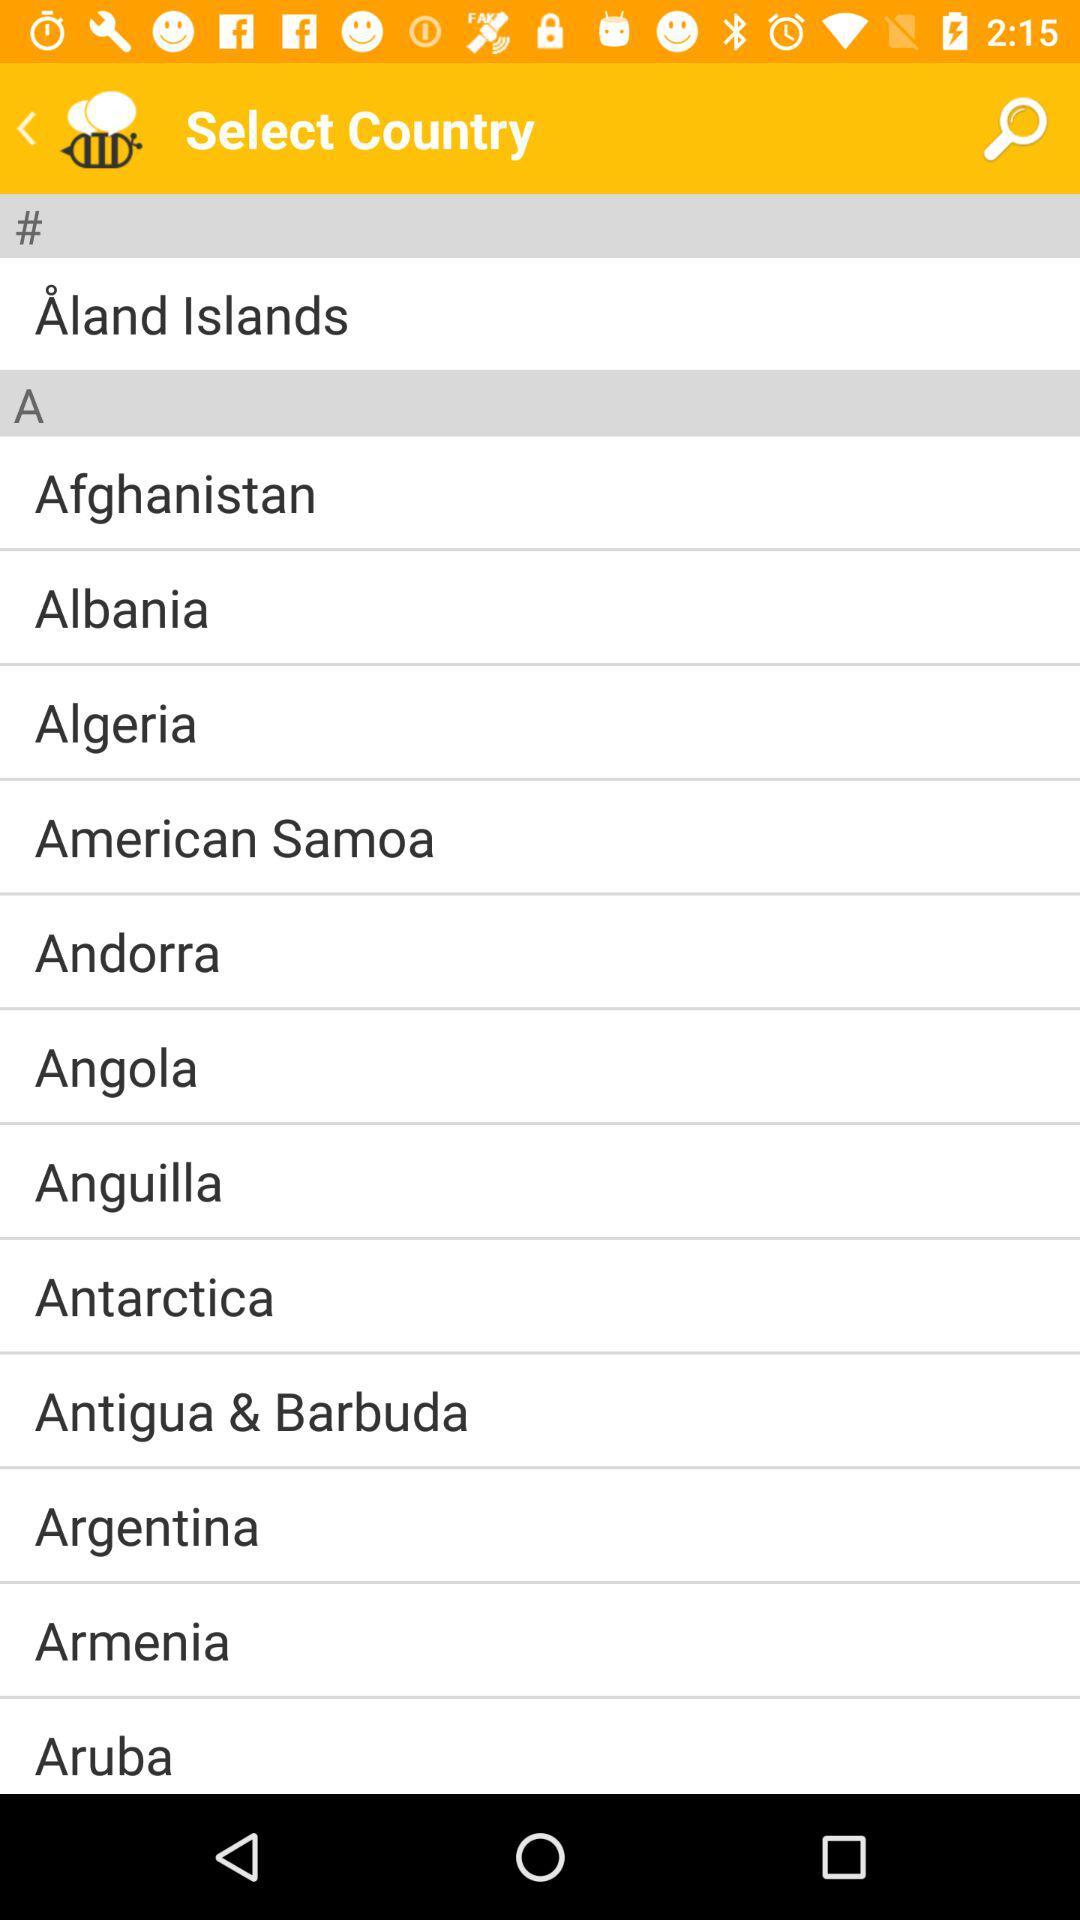 The width and height of the screenshot is (1080, 1920). Describe the element at coordinates (28, 226) in the screenshot. I see `#` at that location.